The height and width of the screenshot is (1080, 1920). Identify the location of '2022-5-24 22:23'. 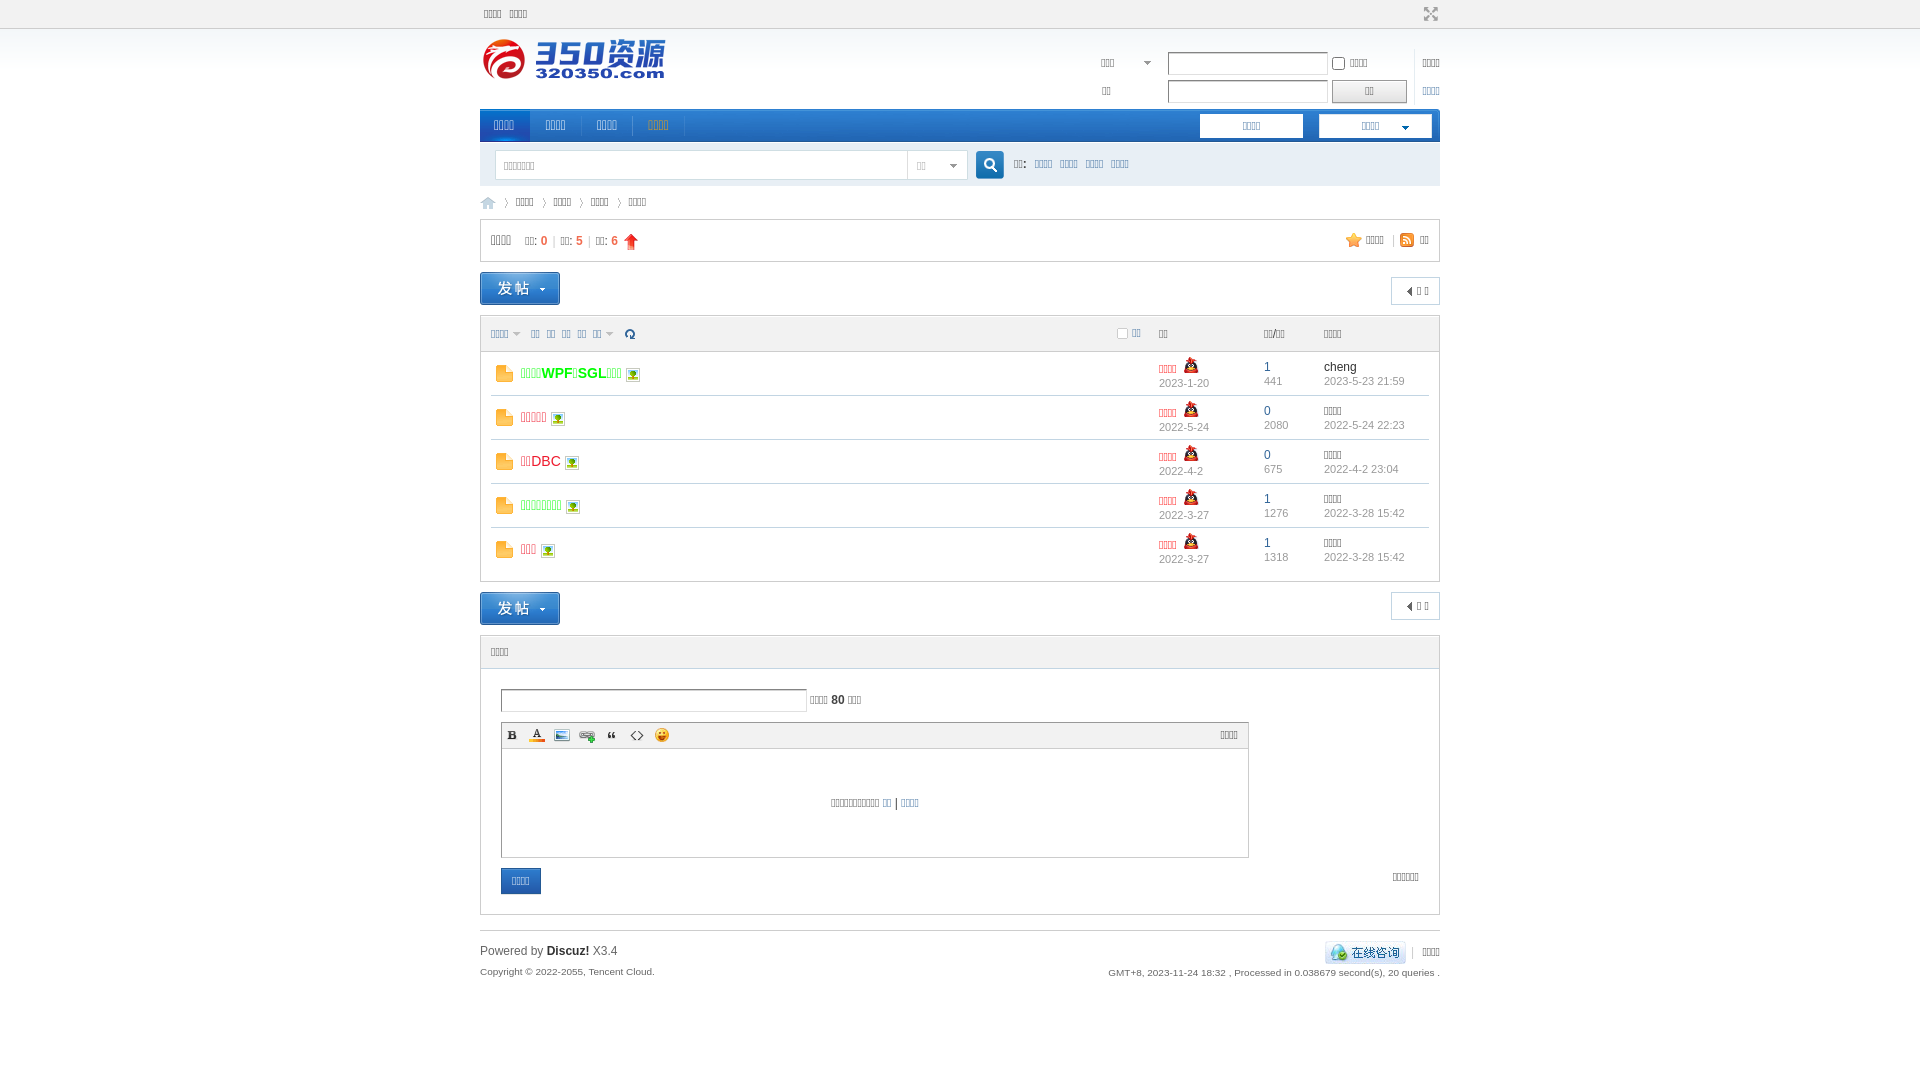
(1363, 423).